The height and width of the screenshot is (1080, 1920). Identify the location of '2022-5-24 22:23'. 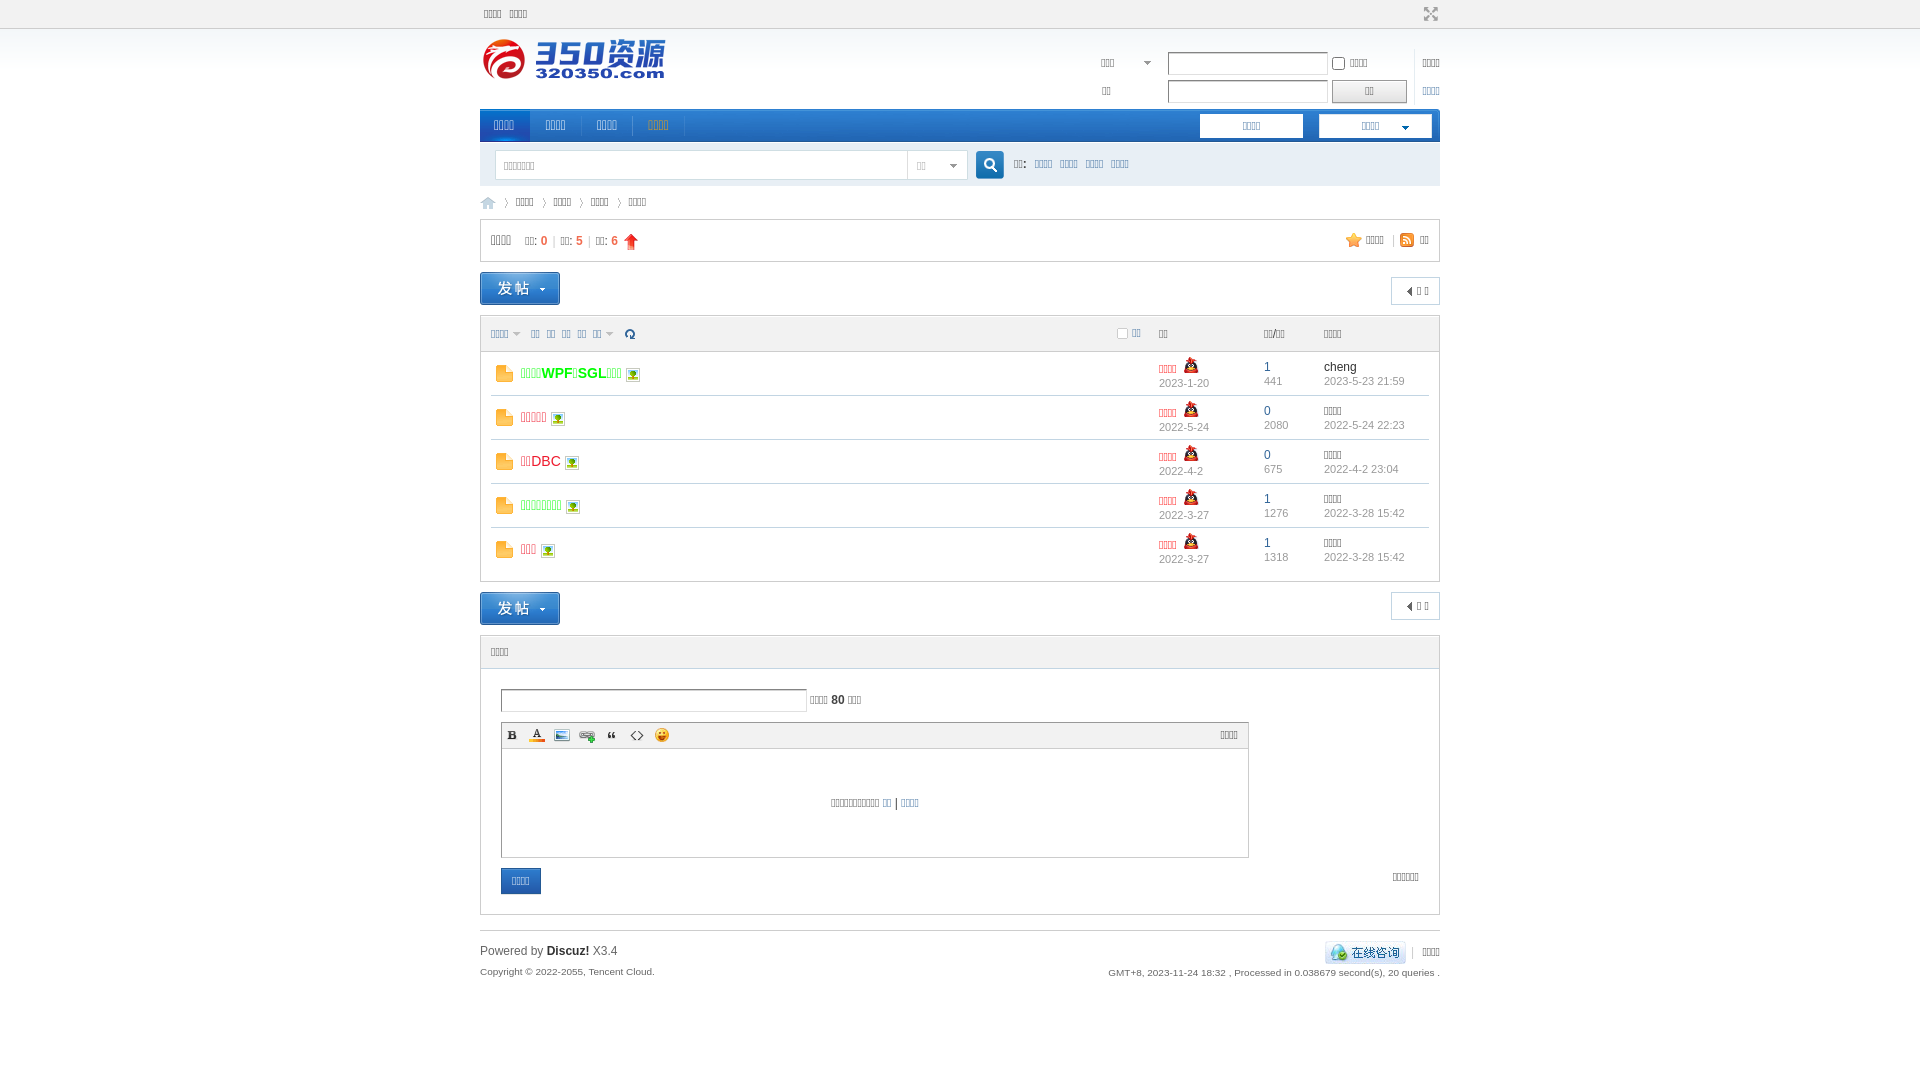
(1363, 423).